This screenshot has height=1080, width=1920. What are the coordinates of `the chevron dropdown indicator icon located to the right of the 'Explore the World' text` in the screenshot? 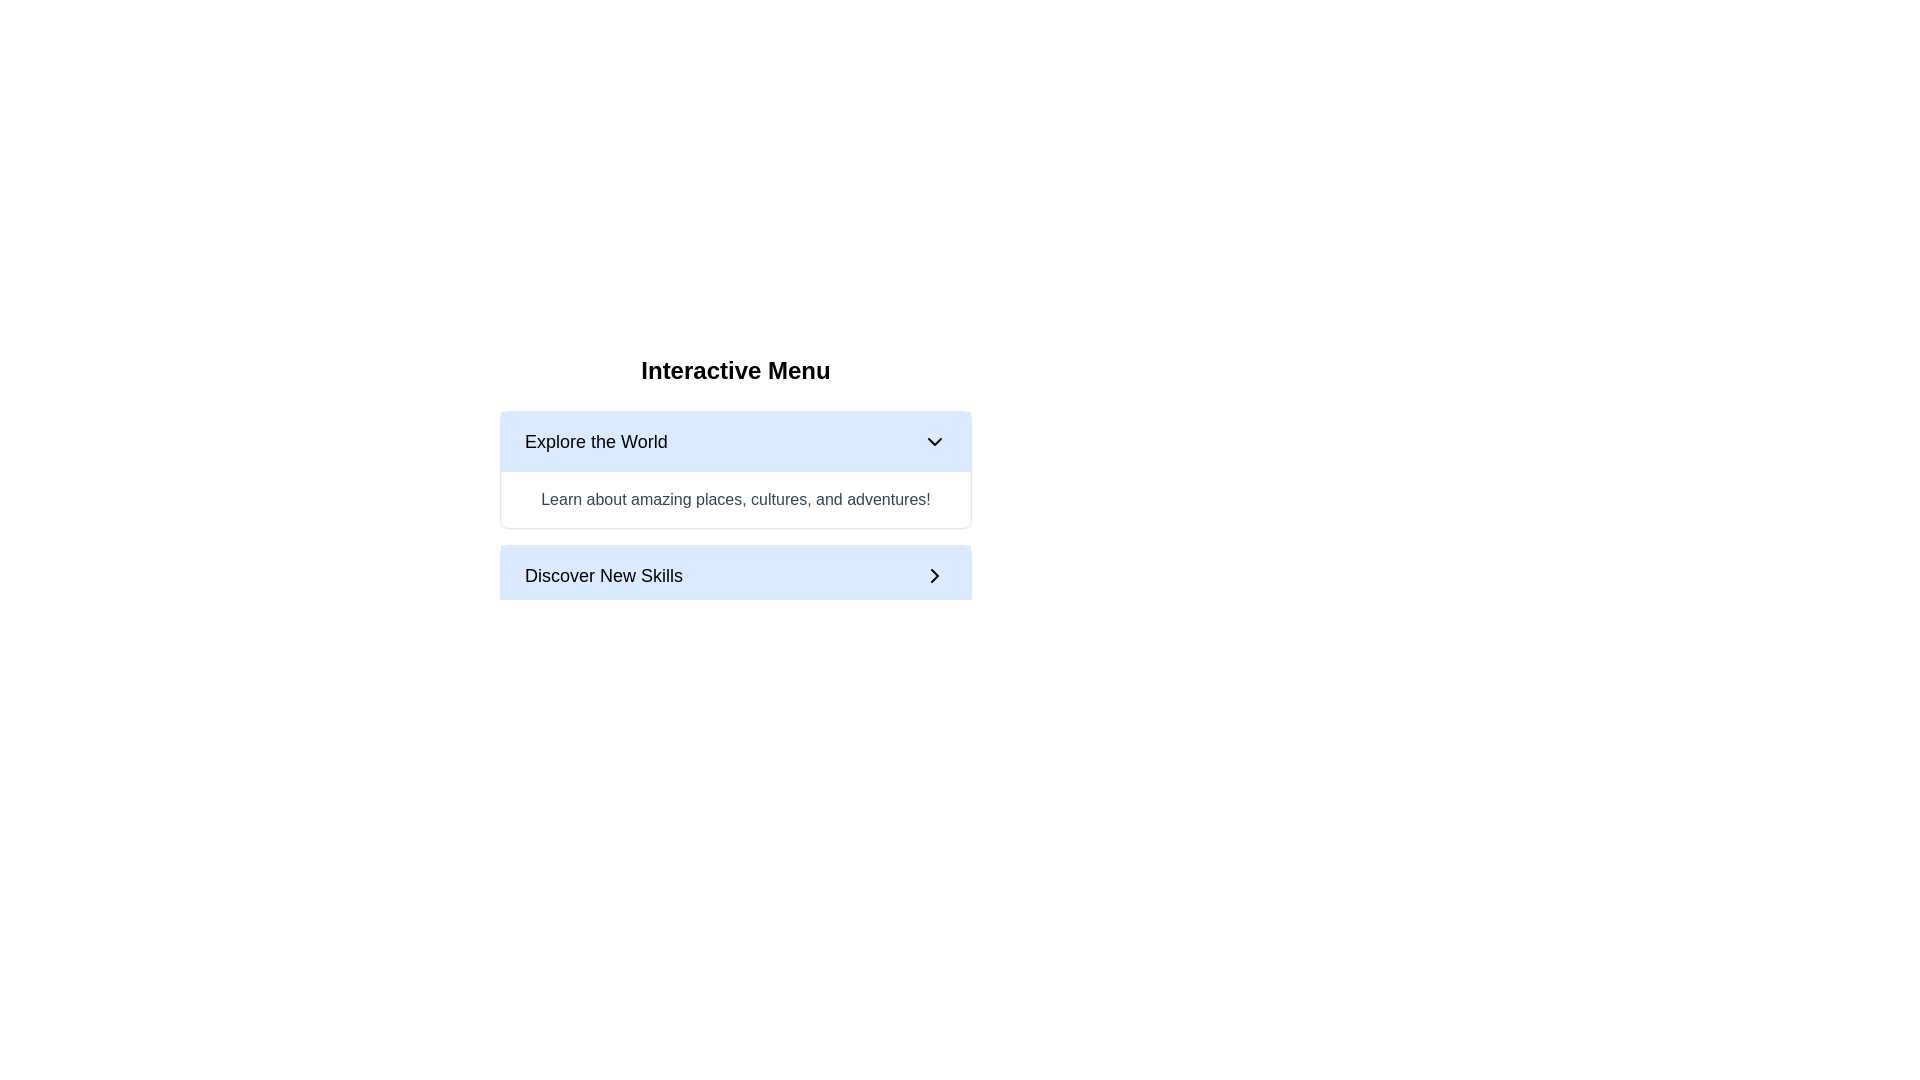 It's located at (934, 441).